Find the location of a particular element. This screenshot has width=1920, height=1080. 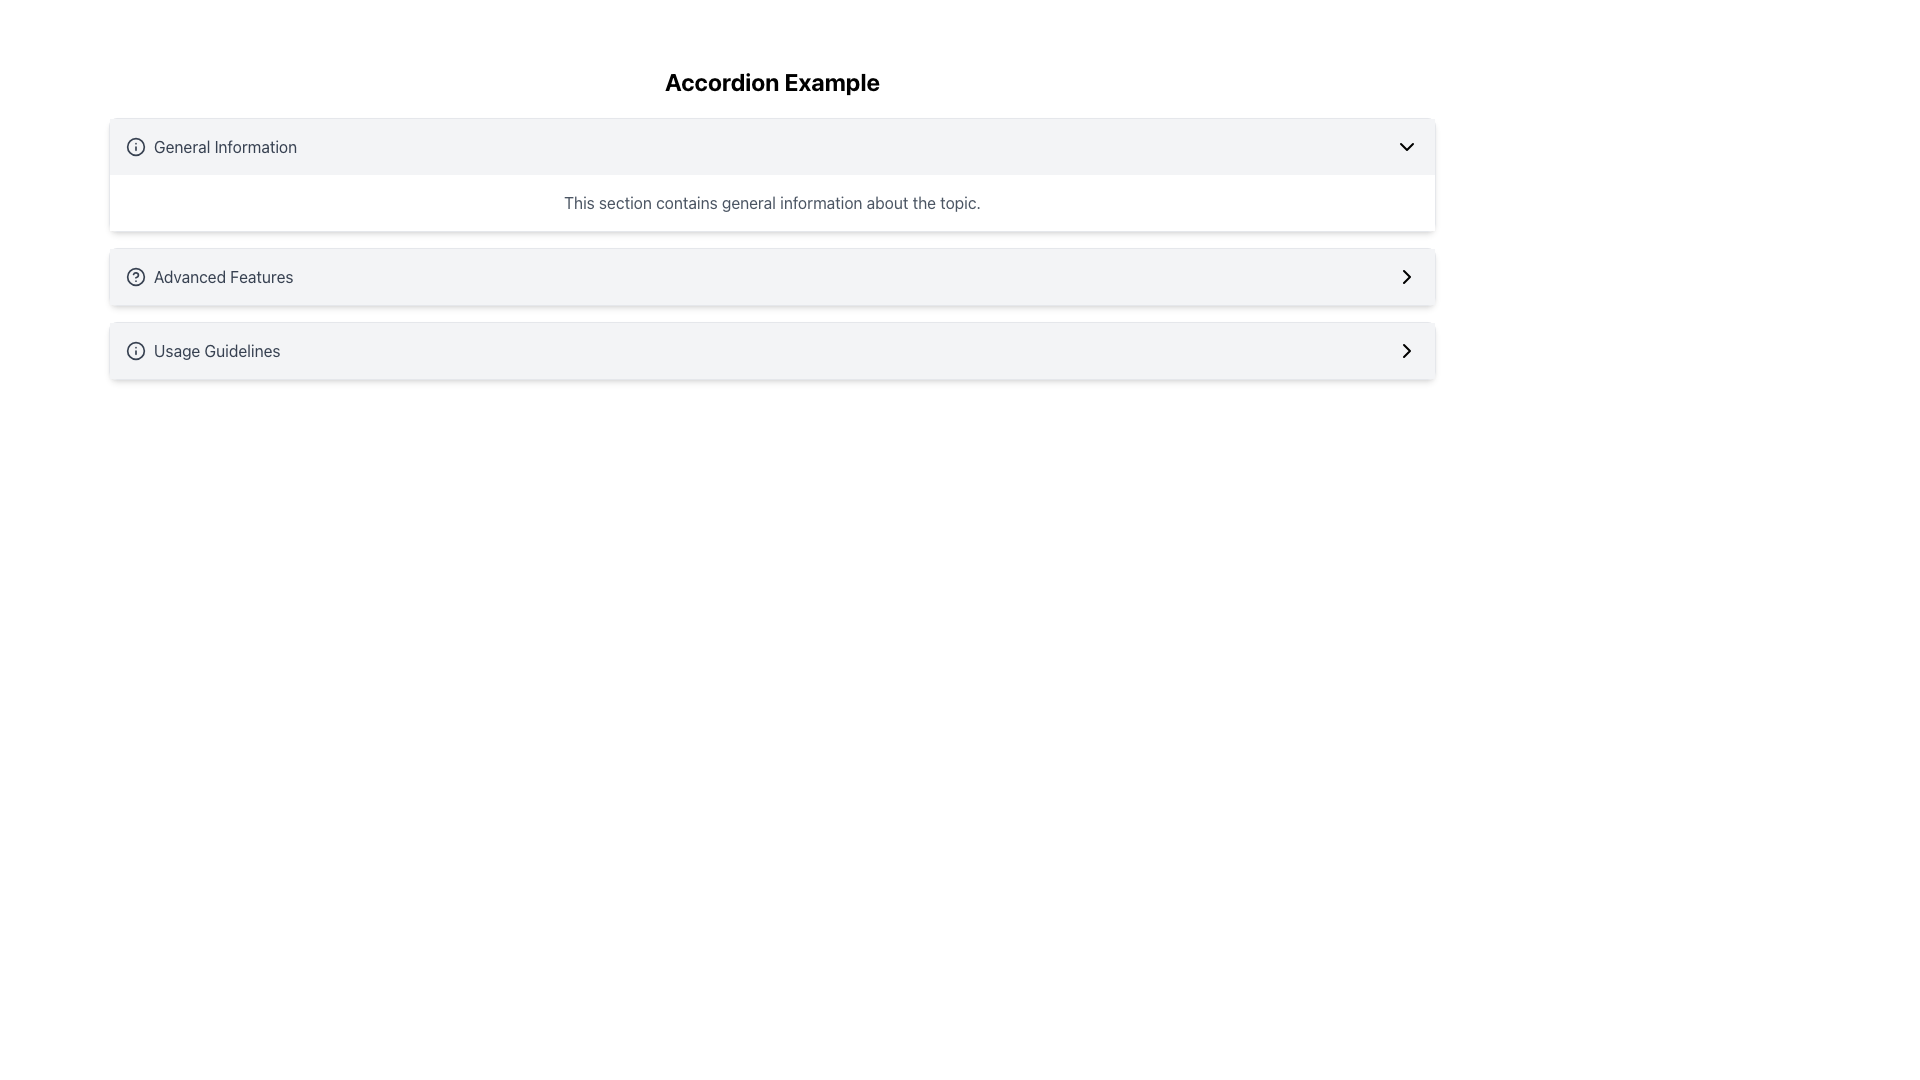

the icon-based button at the far right end of the 'Usage Guidelines' entry is located at coordinates (1405, 350).